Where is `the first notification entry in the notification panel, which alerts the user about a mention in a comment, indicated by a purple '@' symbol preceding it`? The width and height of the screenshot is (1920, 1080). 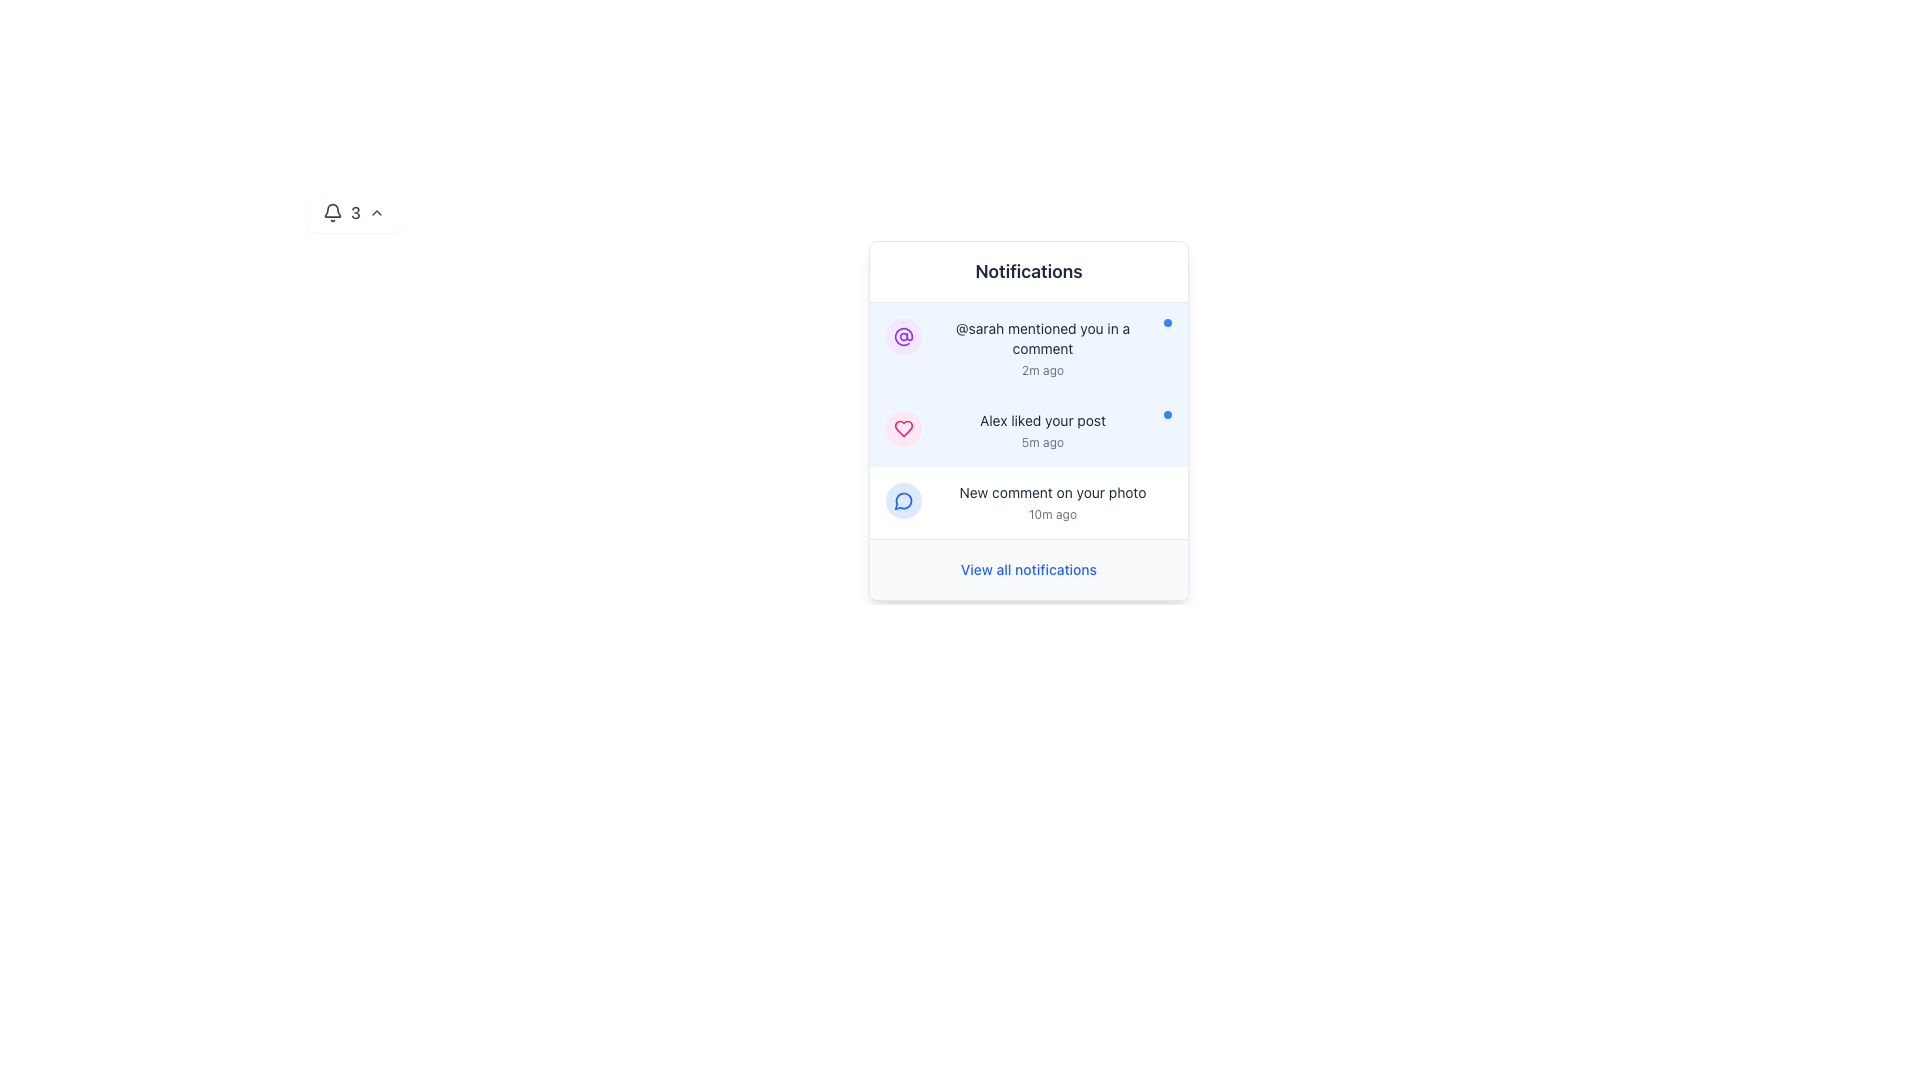 the first notification entry in the notification panel, which alerts the user about a mention in a comment, indicated by a purple '@' symbol preceding it is located at coordinates (1041, 347).